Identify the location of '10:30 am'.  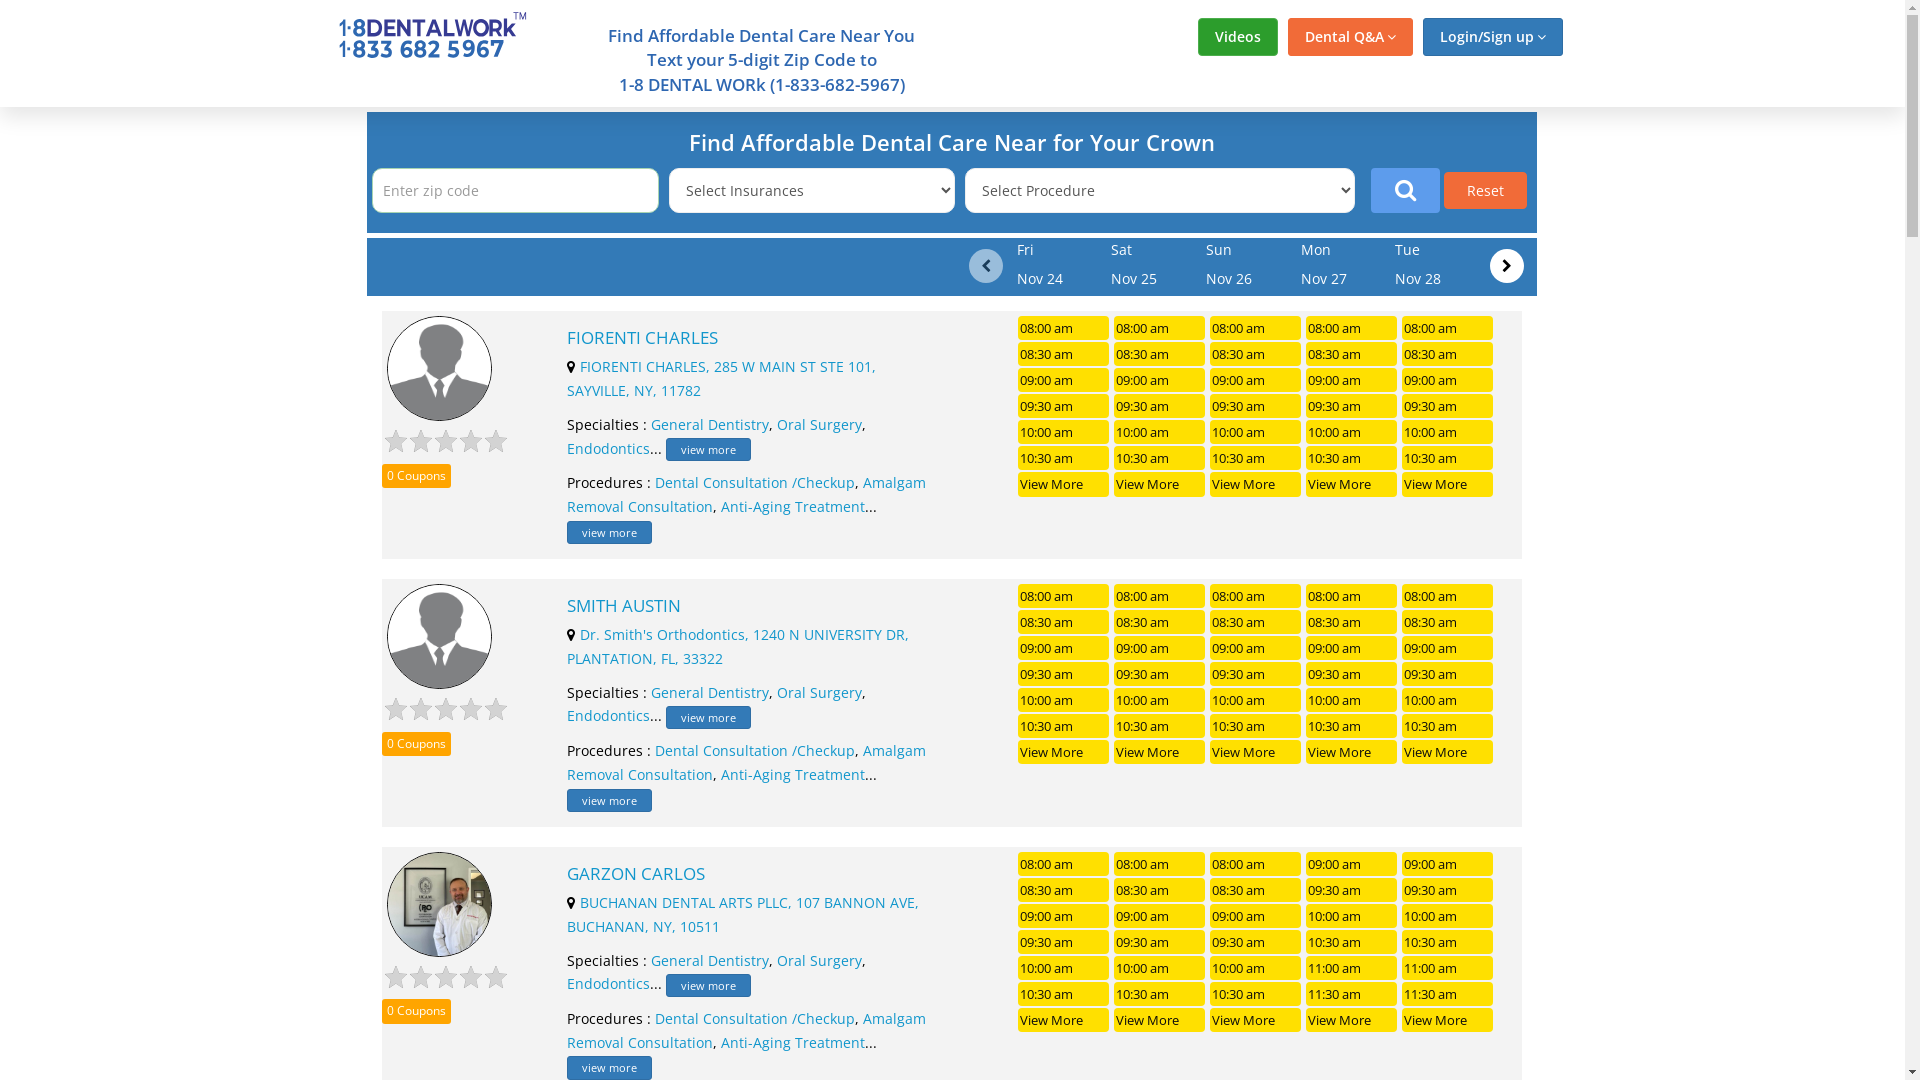
(1159, 458).